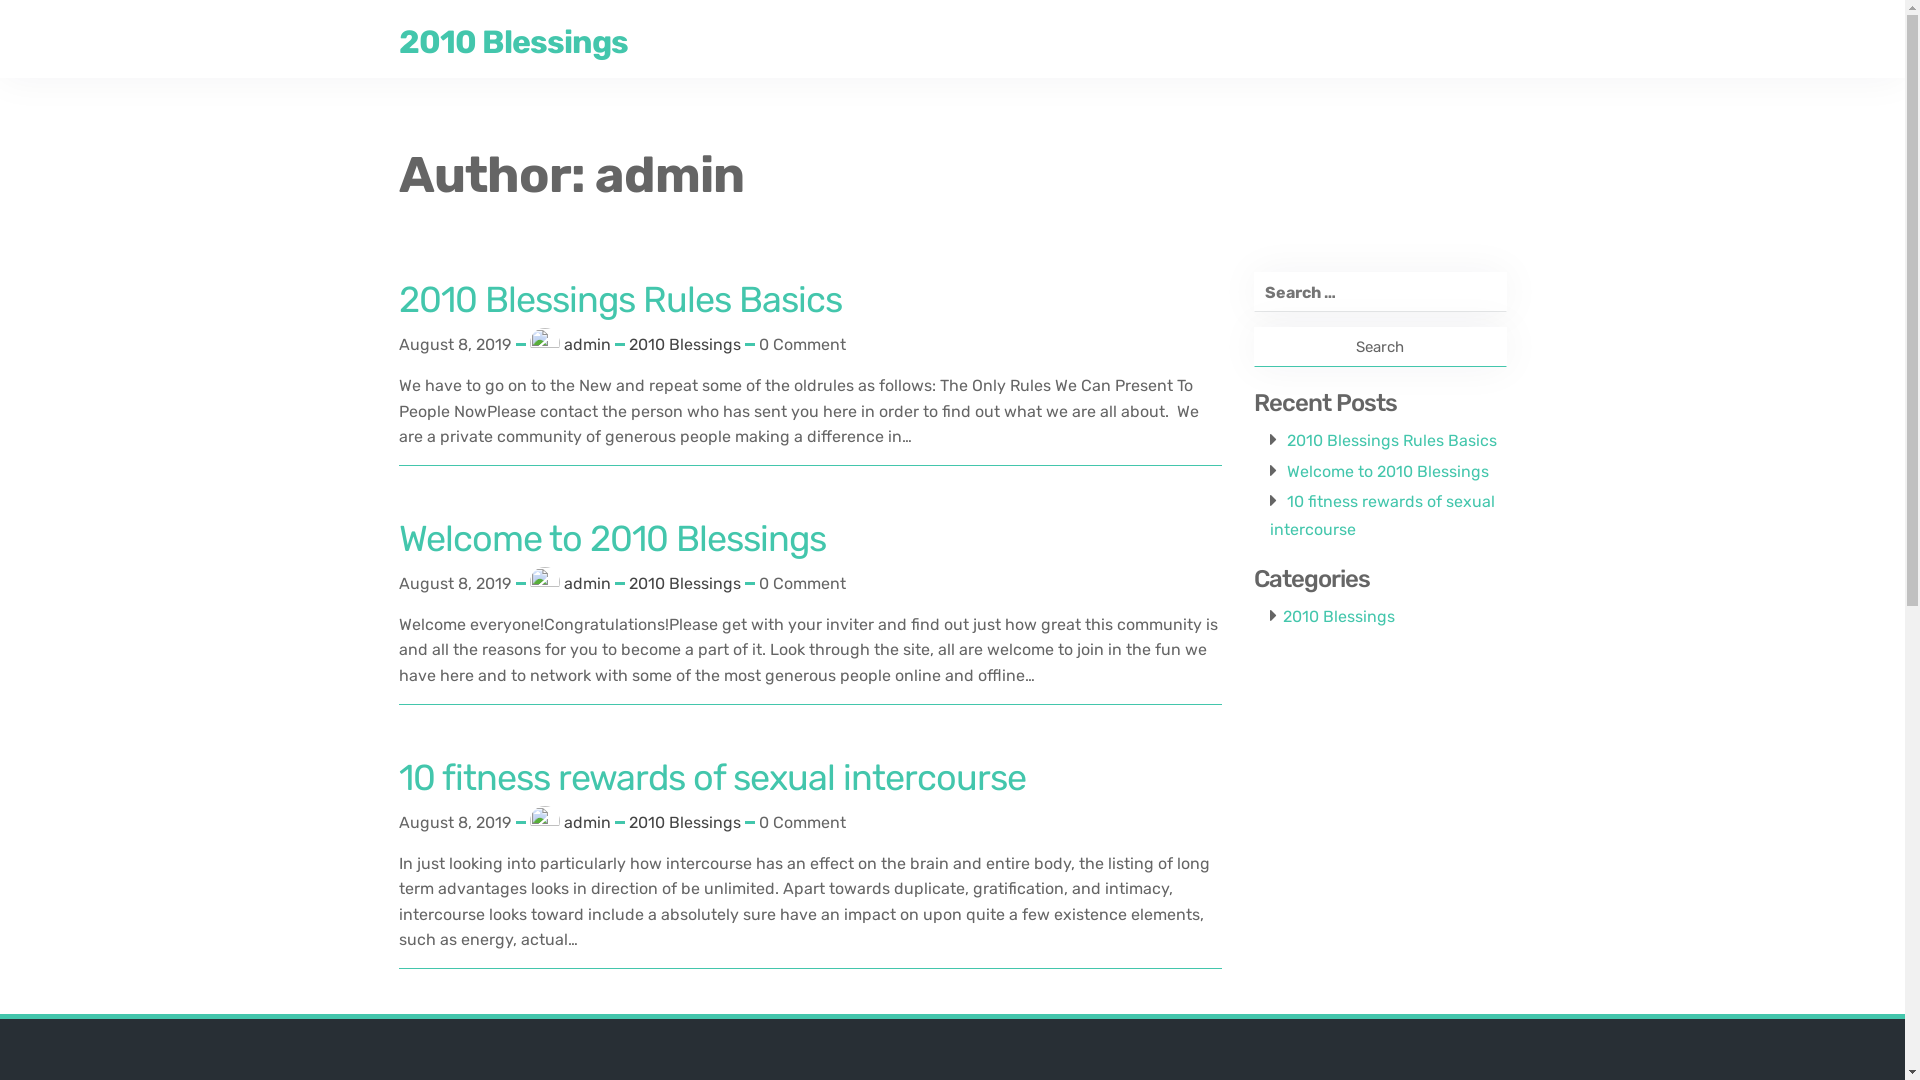 This screenshot has height=1080, width=1920. I want to click on '2010 Blessings', so click(512, 42).